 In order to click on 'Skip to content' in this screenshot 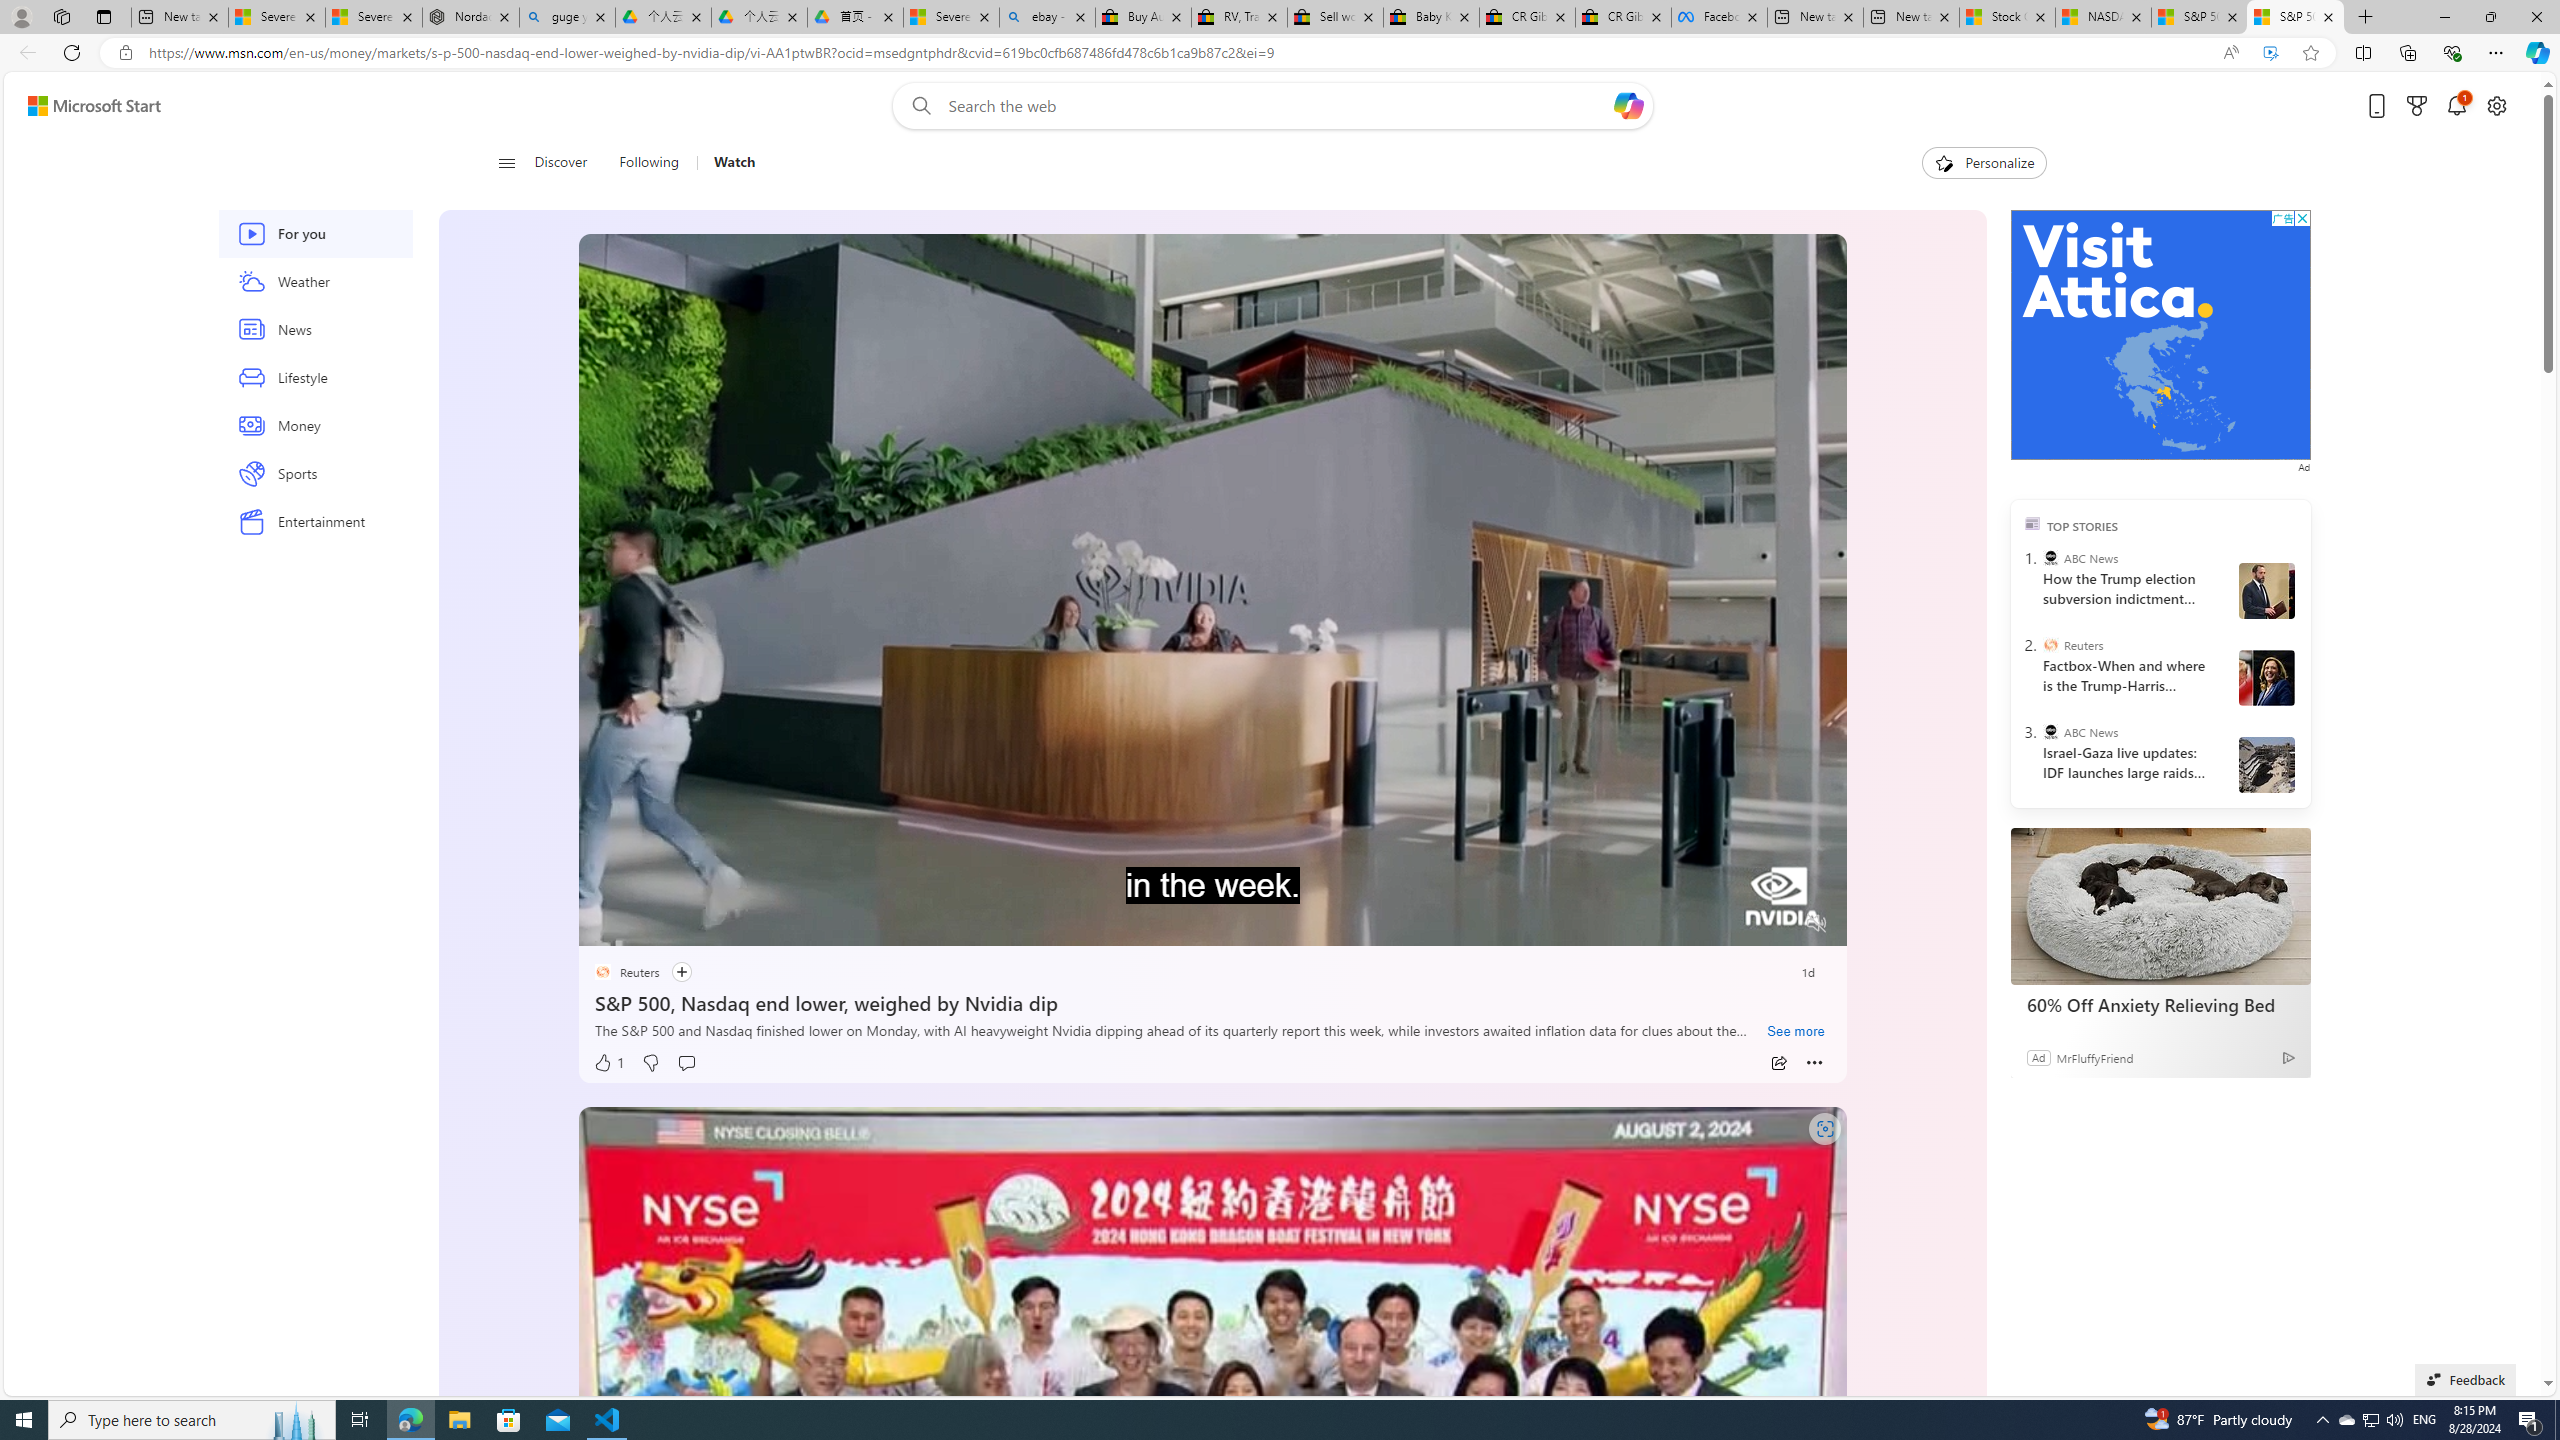, I will do `click(86, 104)`.